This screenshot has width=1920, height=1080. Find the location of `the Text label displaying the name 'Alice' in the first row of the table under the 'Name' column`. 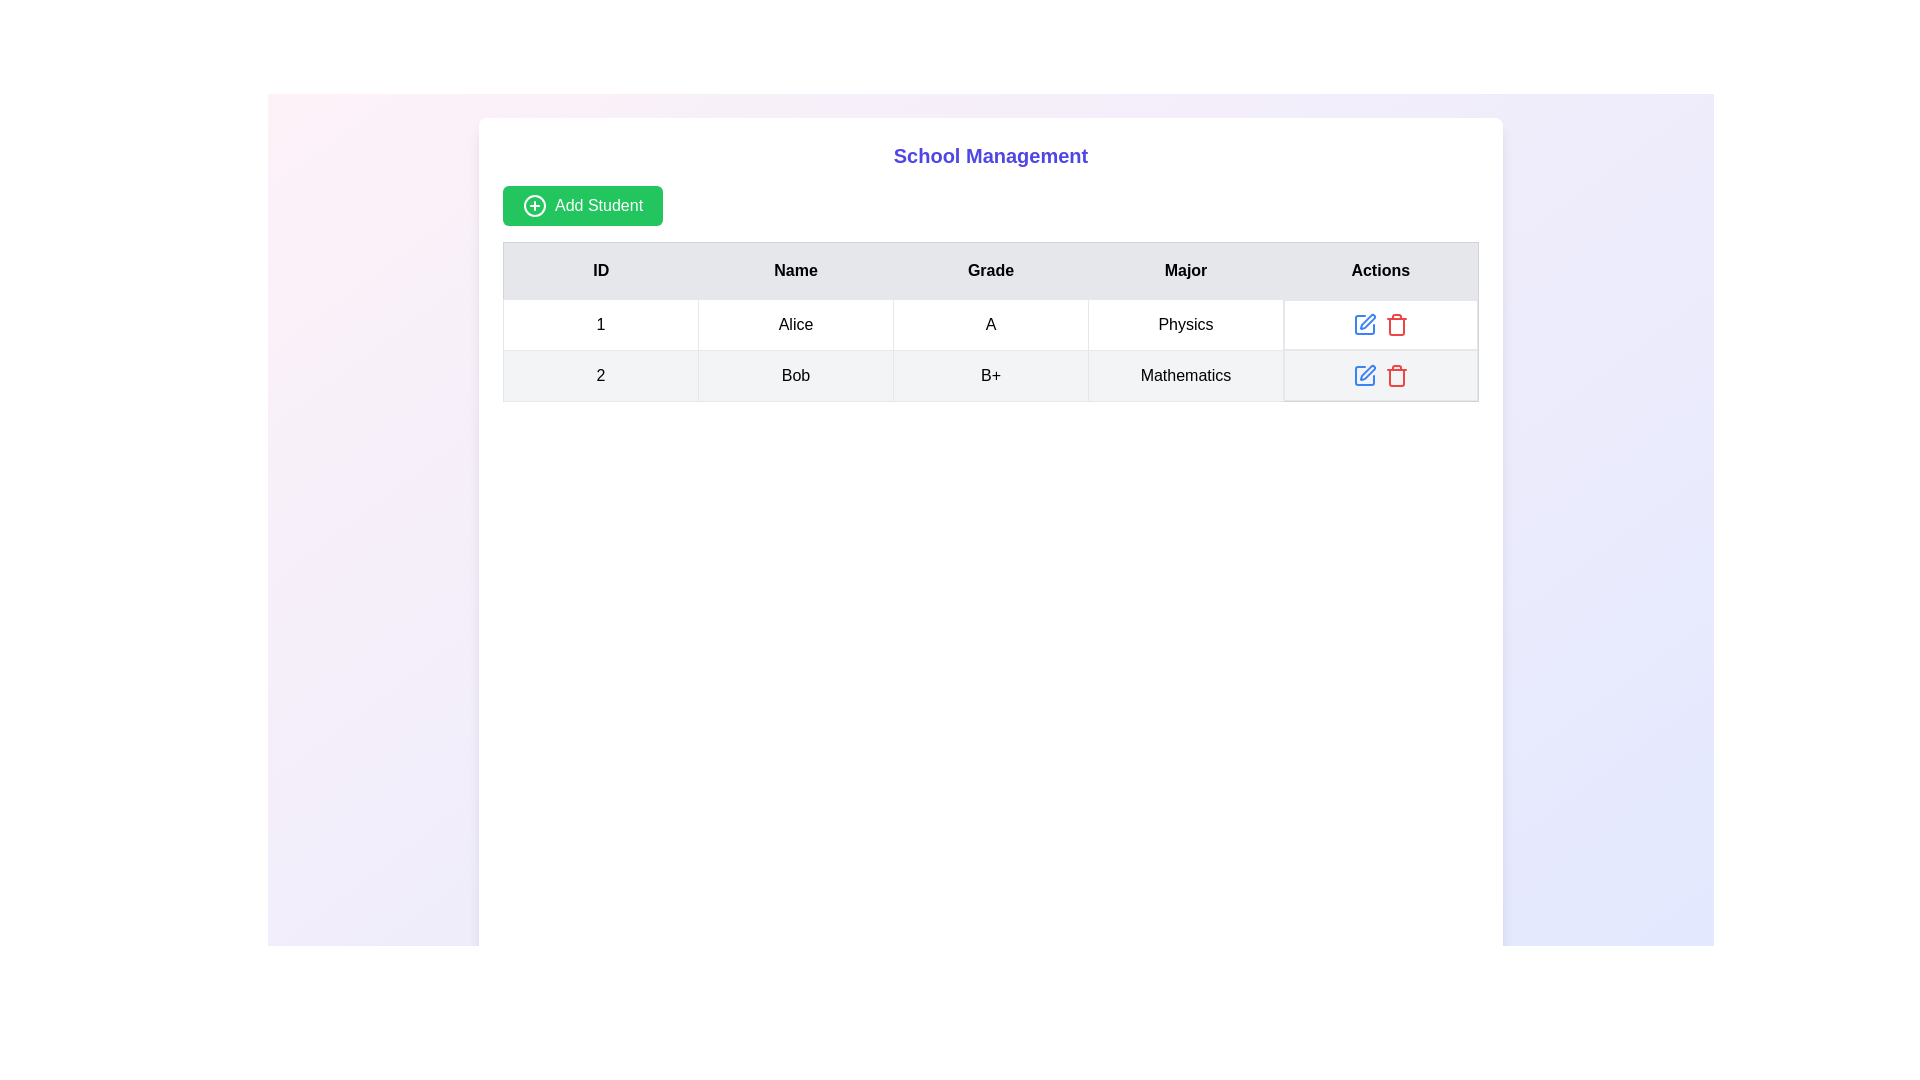

the Text label displaying the name 'Alice' in the first row of the table under the 'Name' column is located at coordinates (795, 323).